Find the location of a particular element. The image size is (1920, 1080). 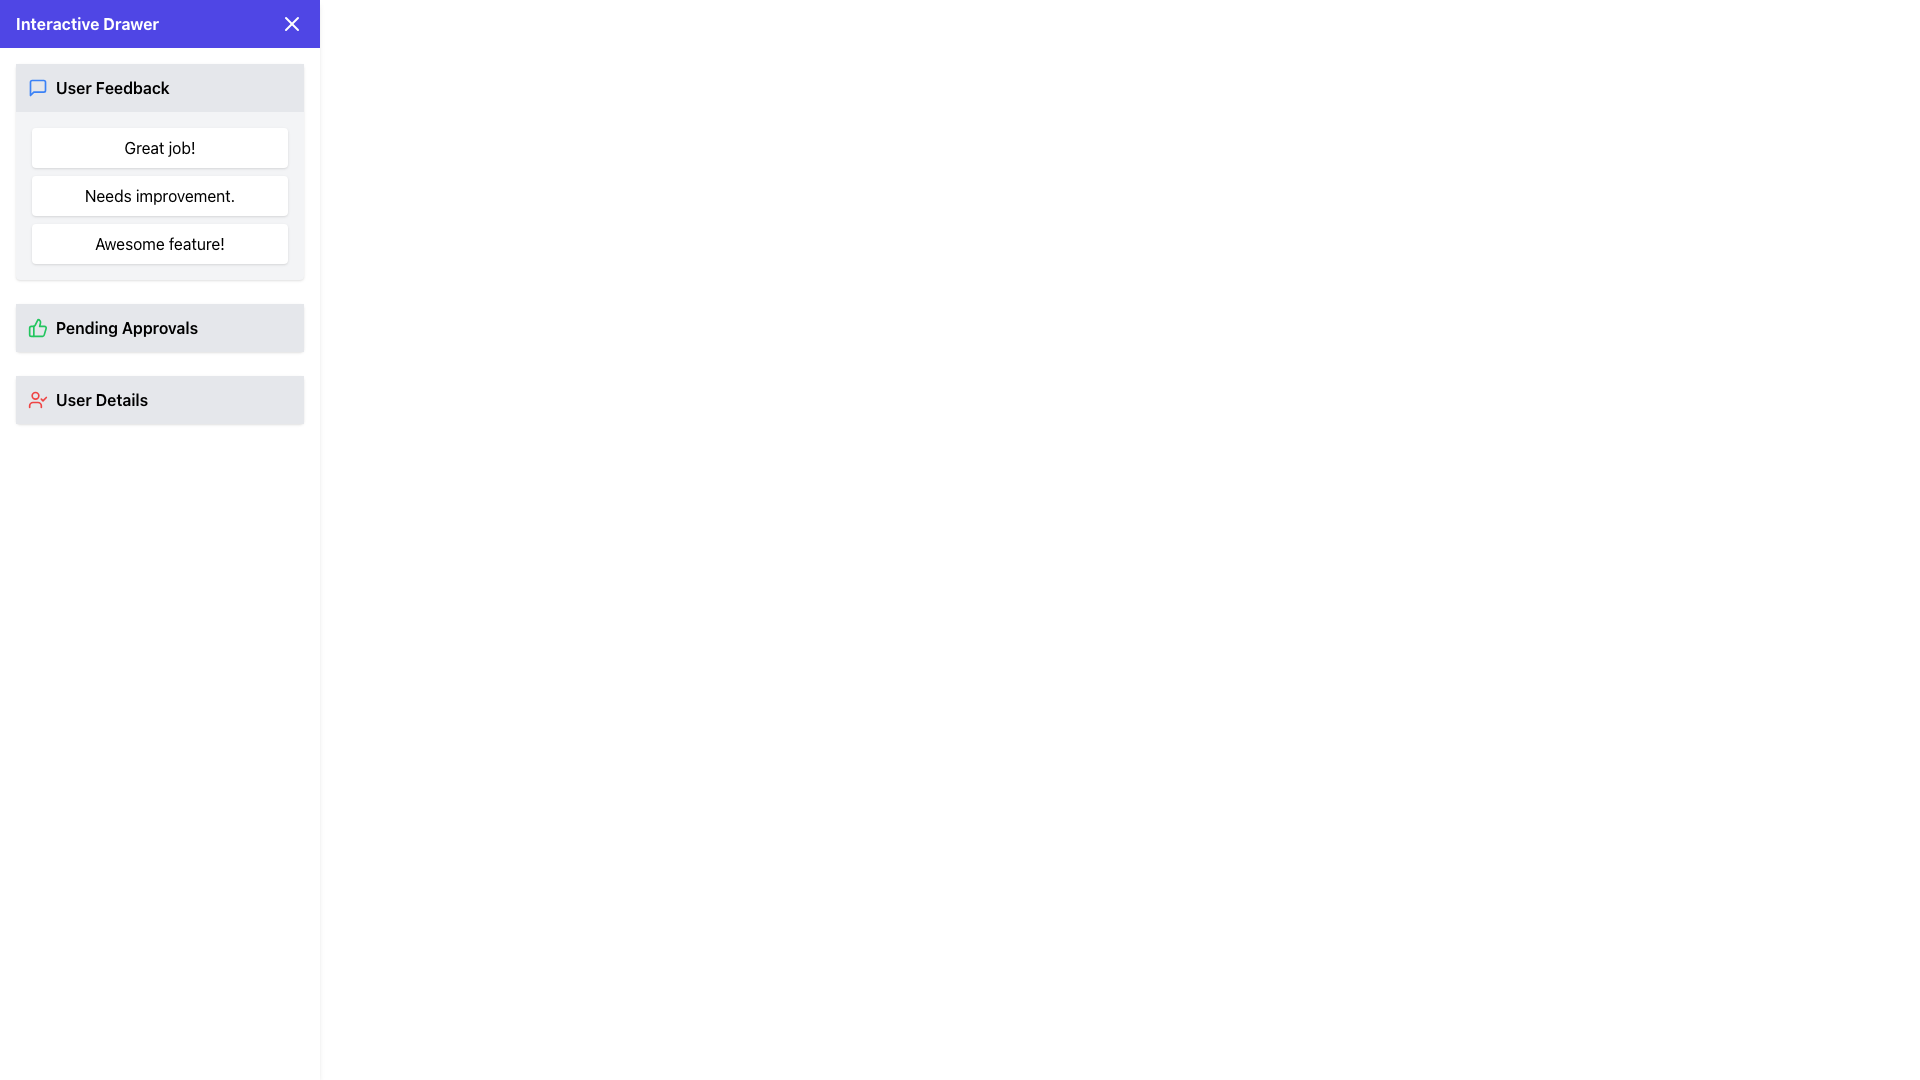

the styling of the 'User Feedback' icon located at the top of the sidebar, which visually represents communication or feedback-related content is located at coordinates (38, 87).